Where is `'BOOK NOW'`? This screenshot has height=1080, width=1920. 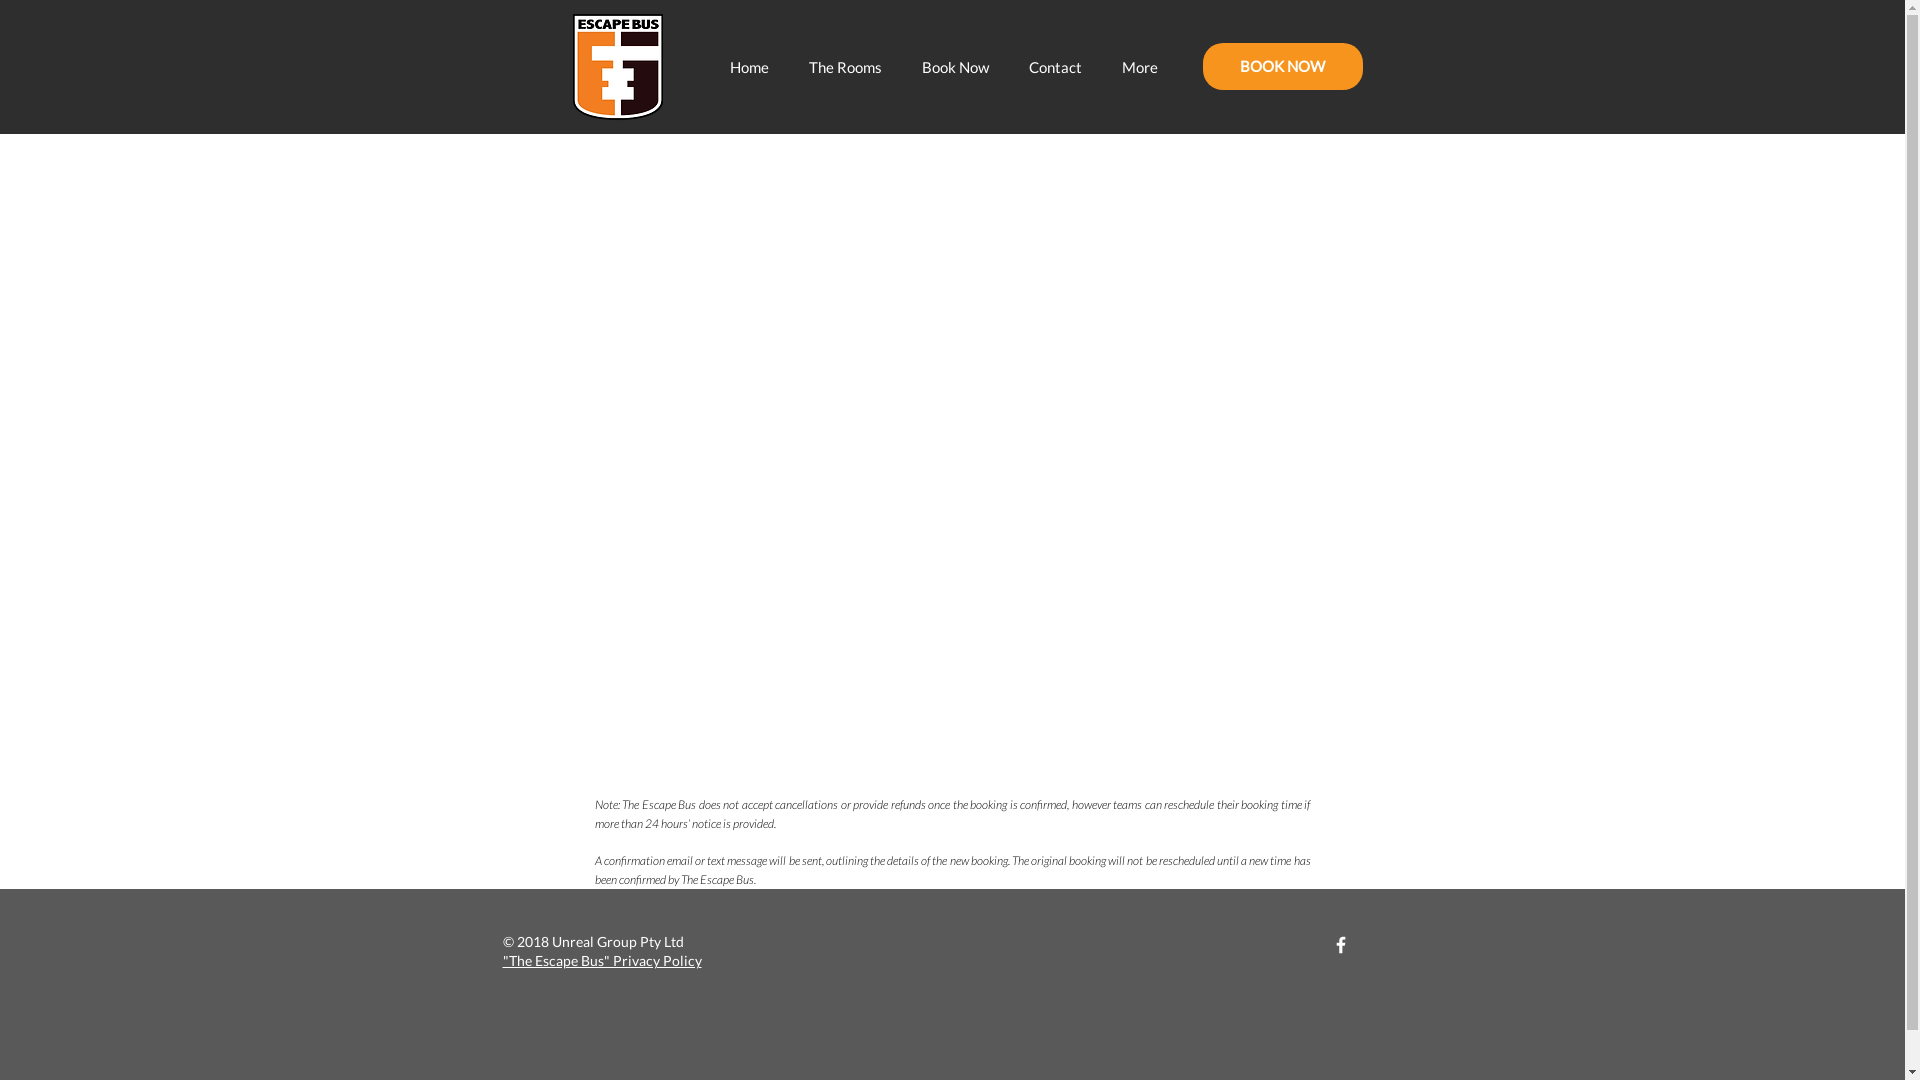 'BOOK NOW' is located at coordinates (1281, 65).